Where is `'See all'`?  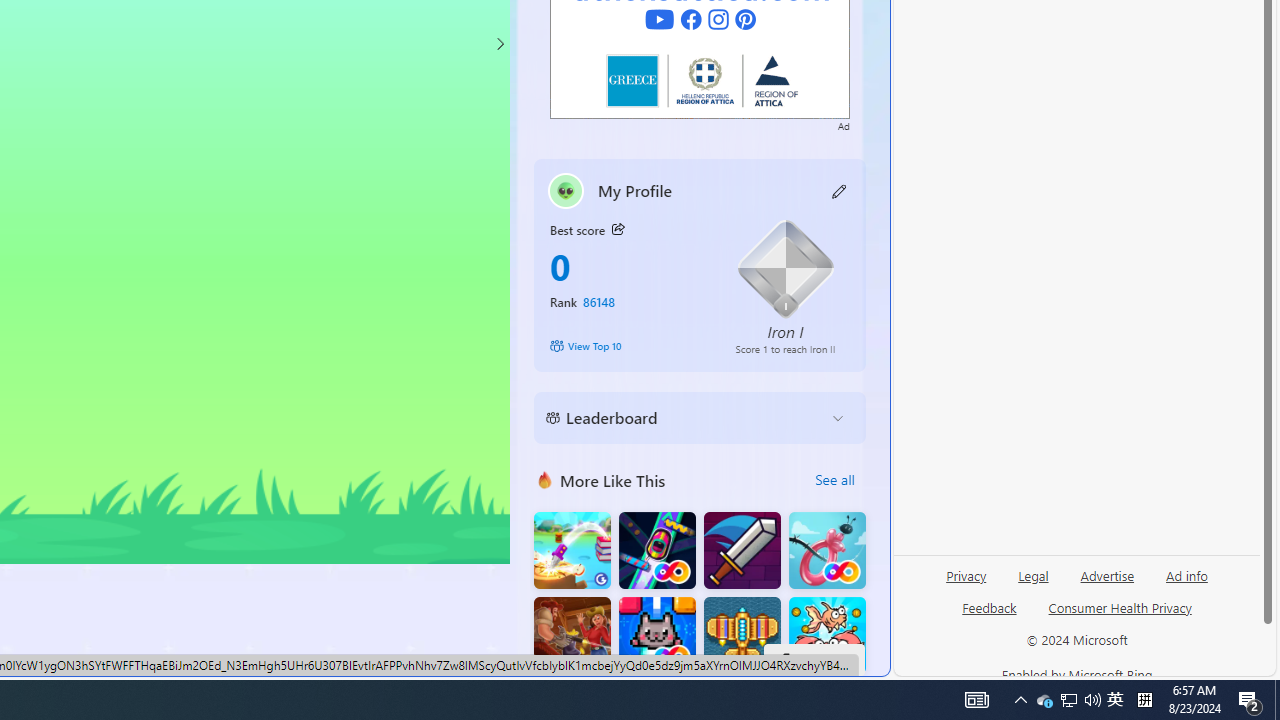
'See all' is located at coordinates (835, 479).